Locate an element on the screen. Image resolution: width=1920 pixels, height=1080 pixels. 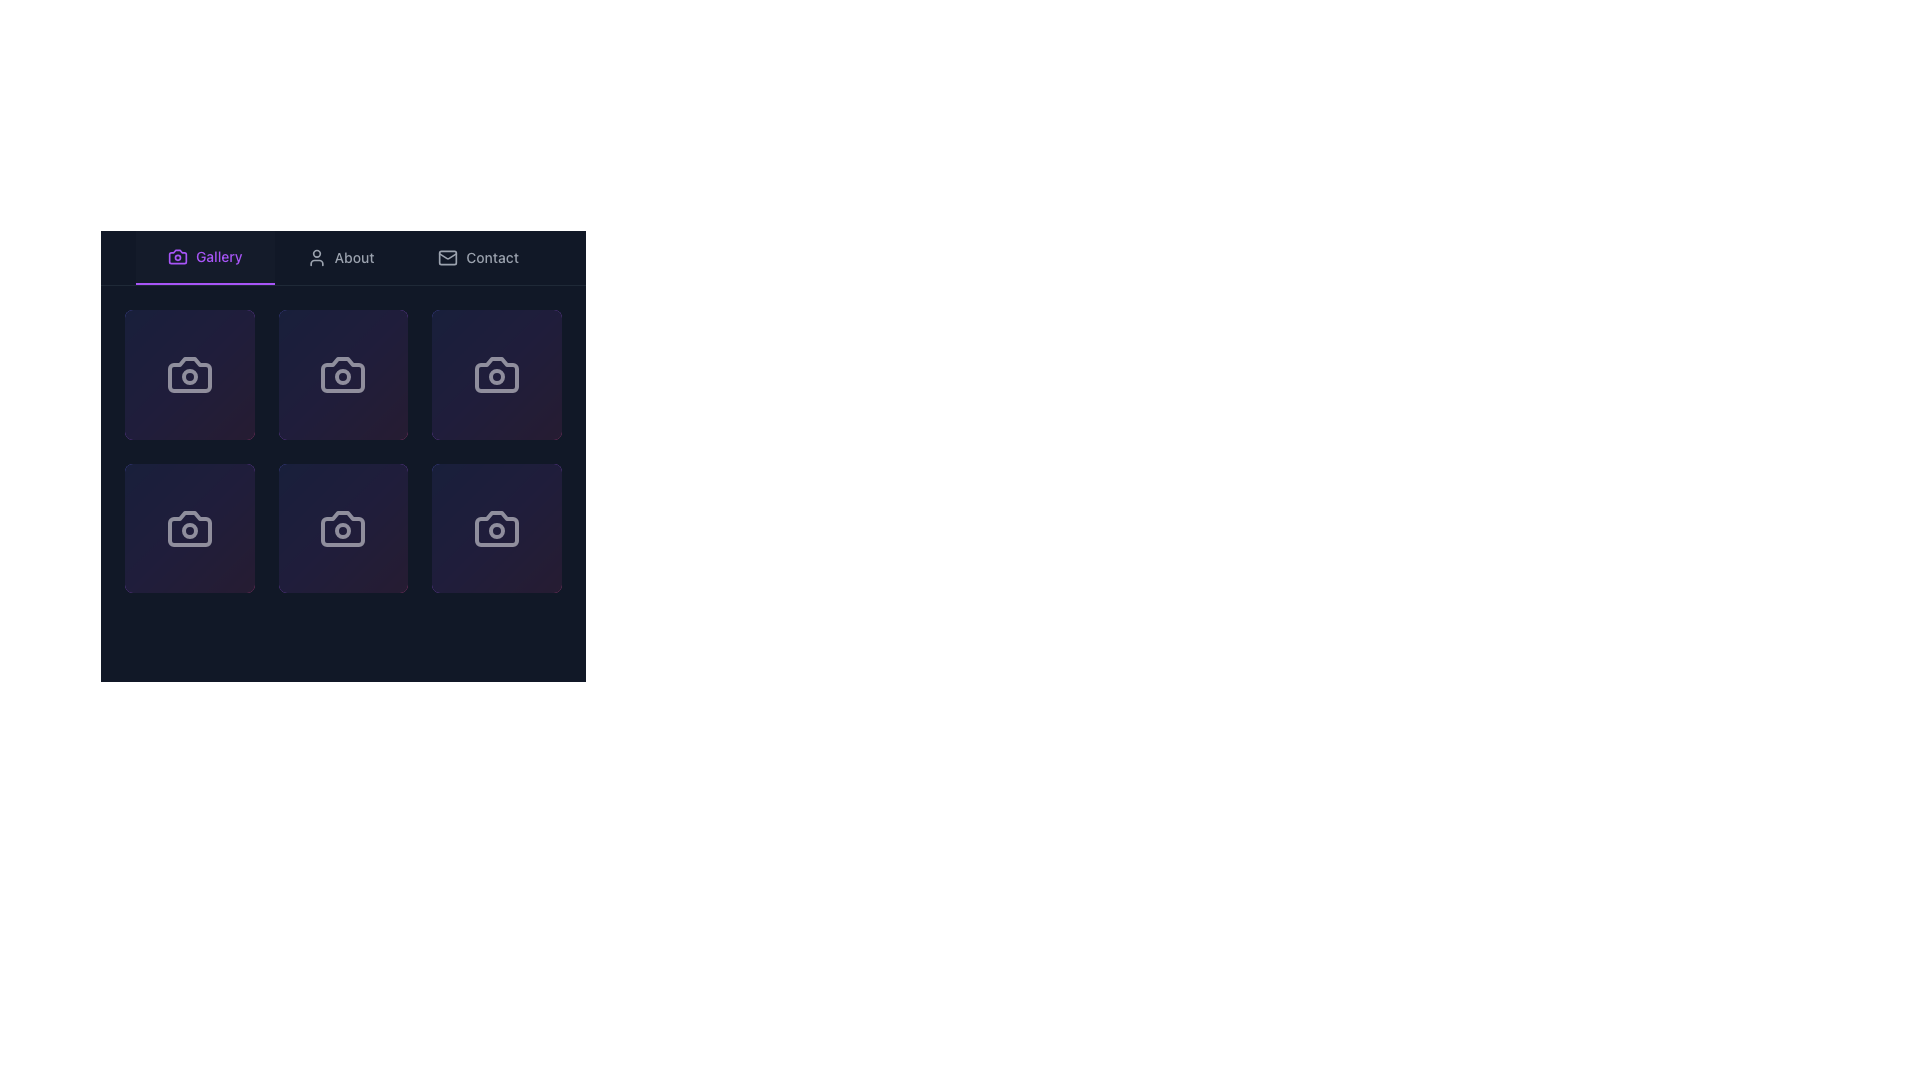
the text label displaying the word 'About' in the navigation menu is located at coordinates (354, 257).